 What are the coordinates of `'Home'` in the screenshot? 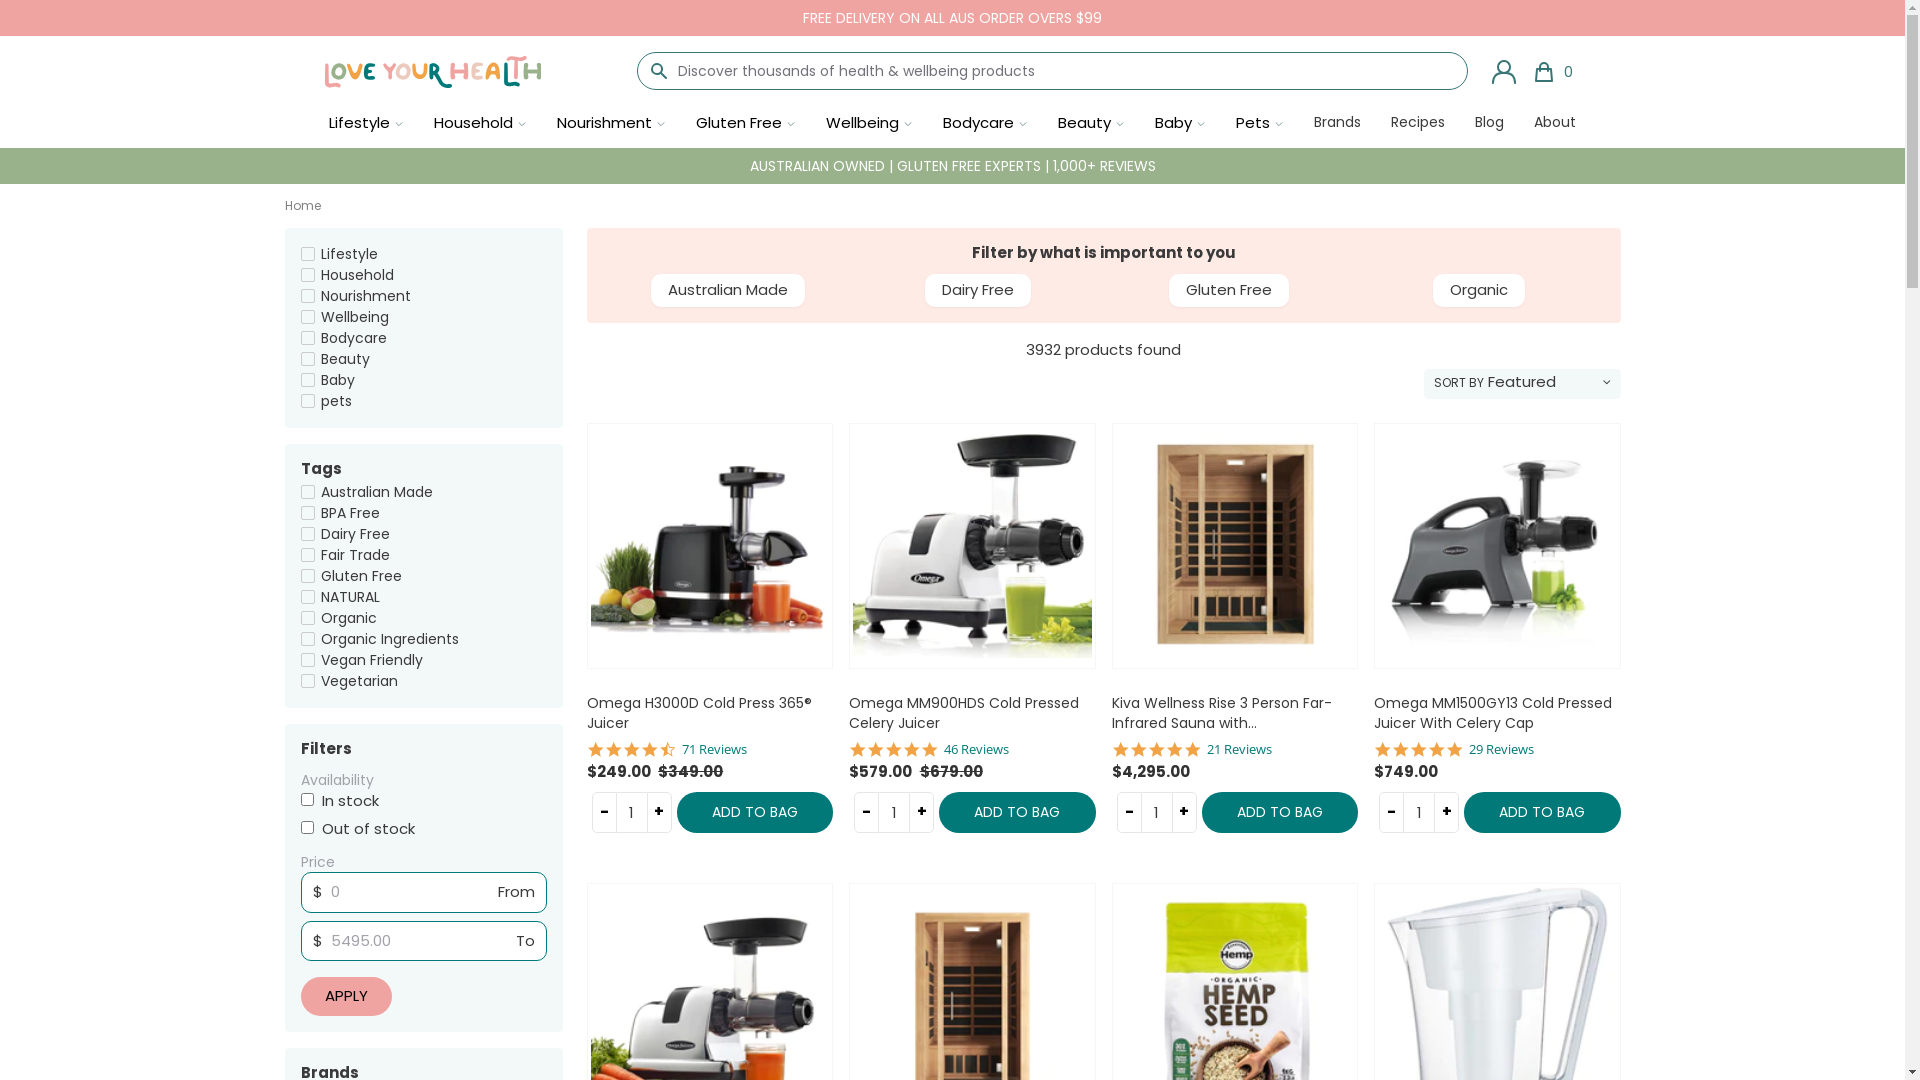 It's located at (301, 205).